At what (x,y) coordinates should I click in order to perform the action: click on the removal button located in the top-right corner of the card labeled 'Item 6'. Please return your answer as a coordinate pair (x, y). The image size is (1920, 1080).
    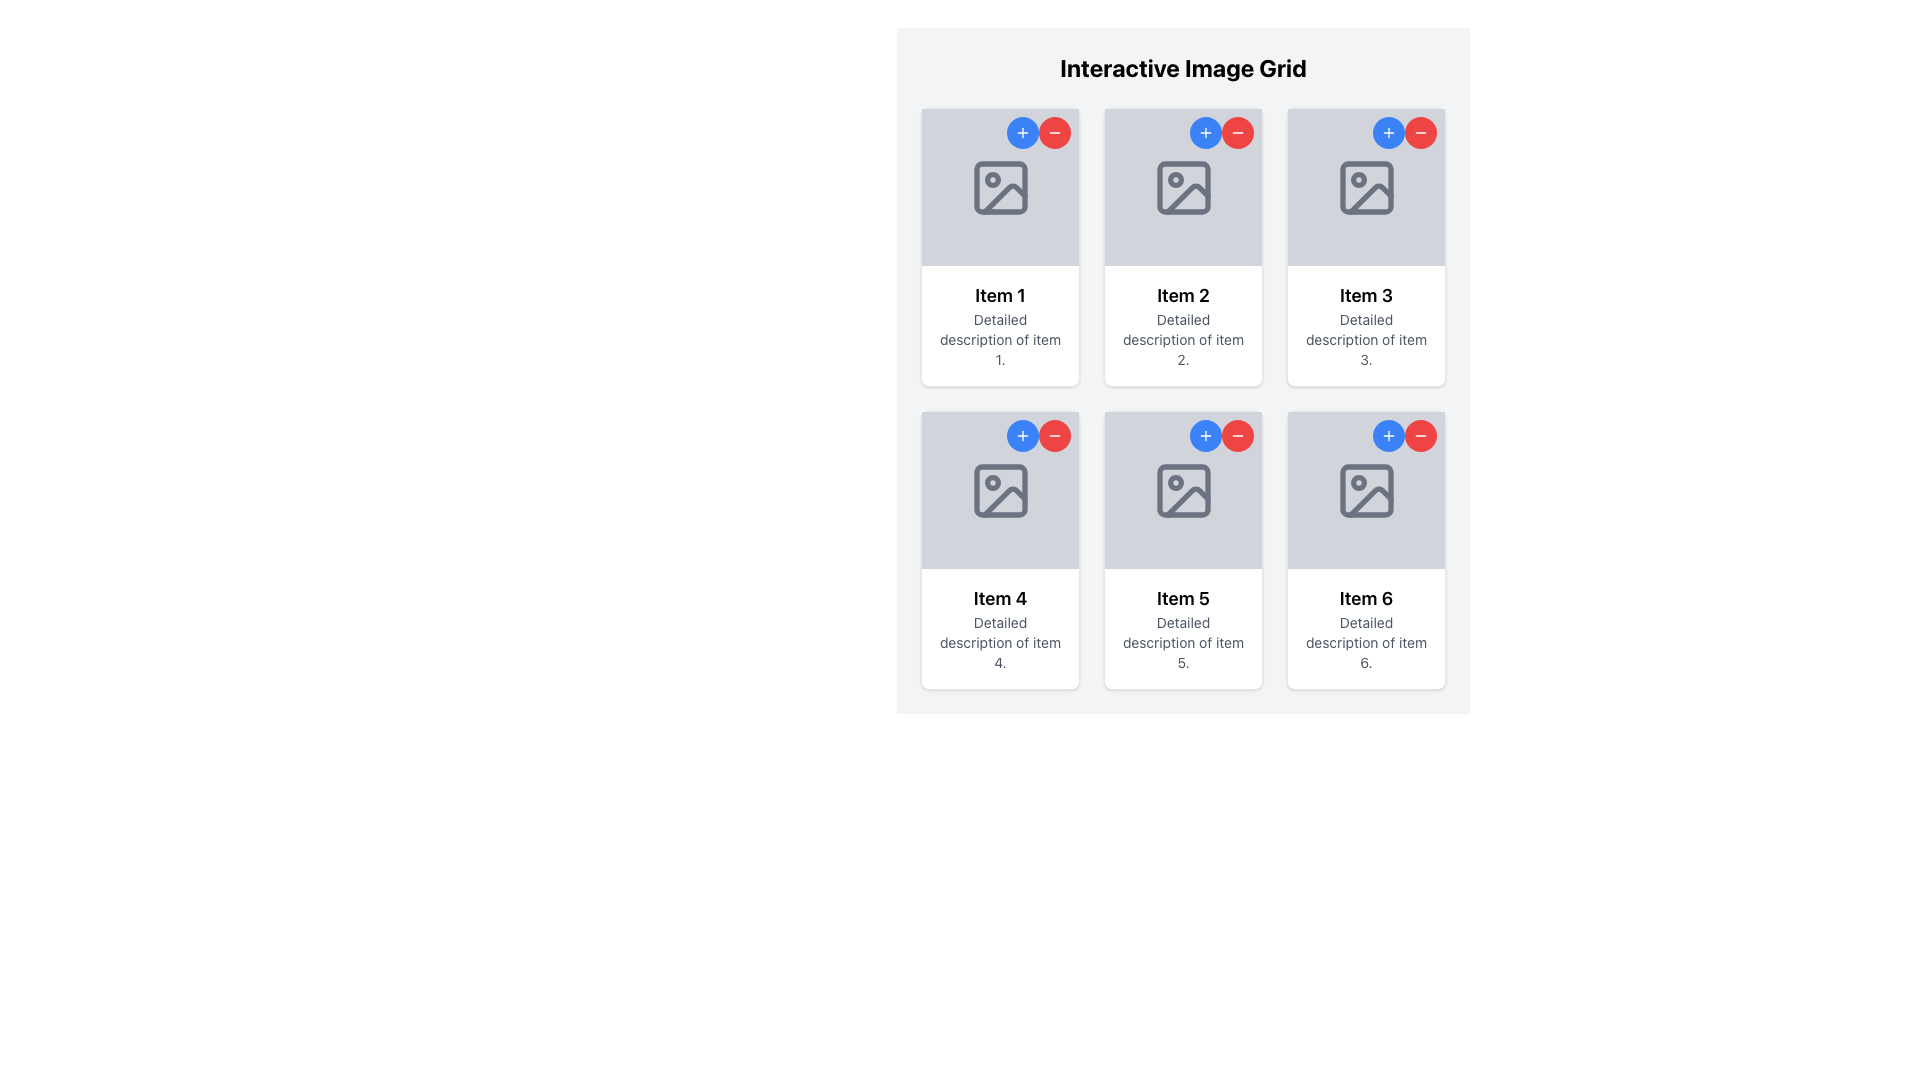
    Looking at the image, I should click on (1419, 434).